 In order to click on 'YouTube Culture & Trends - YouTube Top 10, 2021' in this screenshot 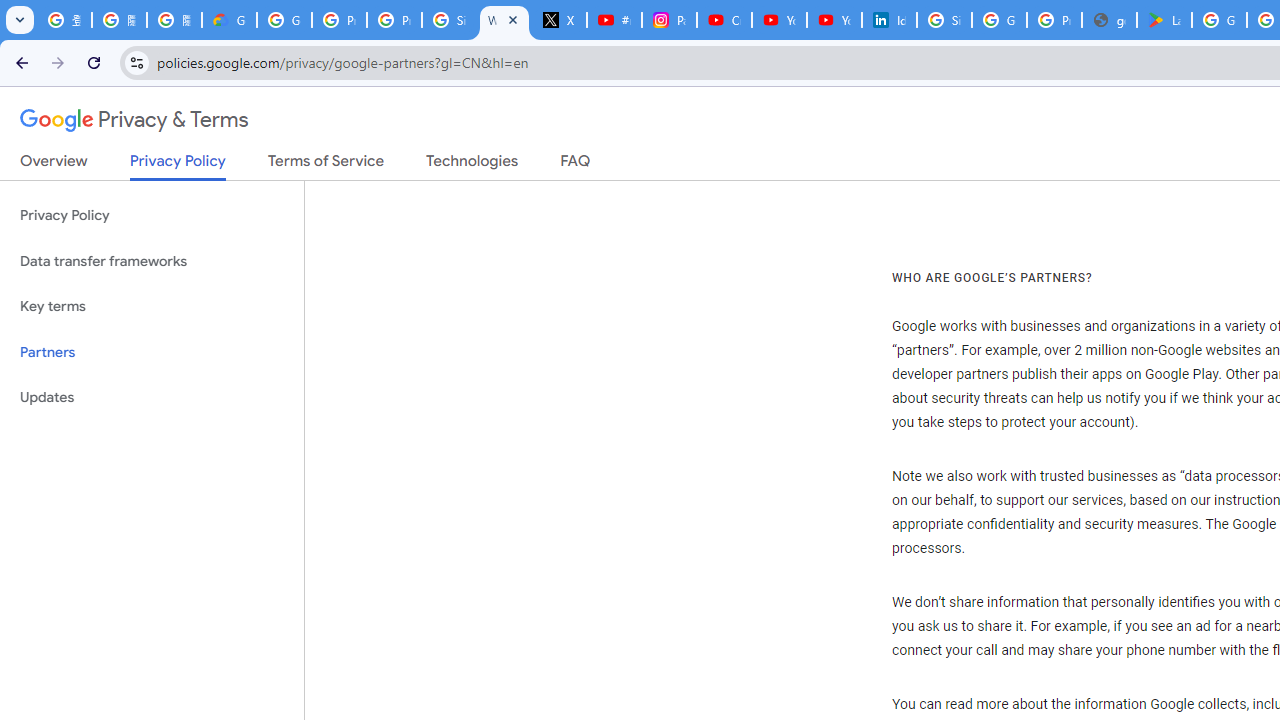, I will do `click(833, 20)`.